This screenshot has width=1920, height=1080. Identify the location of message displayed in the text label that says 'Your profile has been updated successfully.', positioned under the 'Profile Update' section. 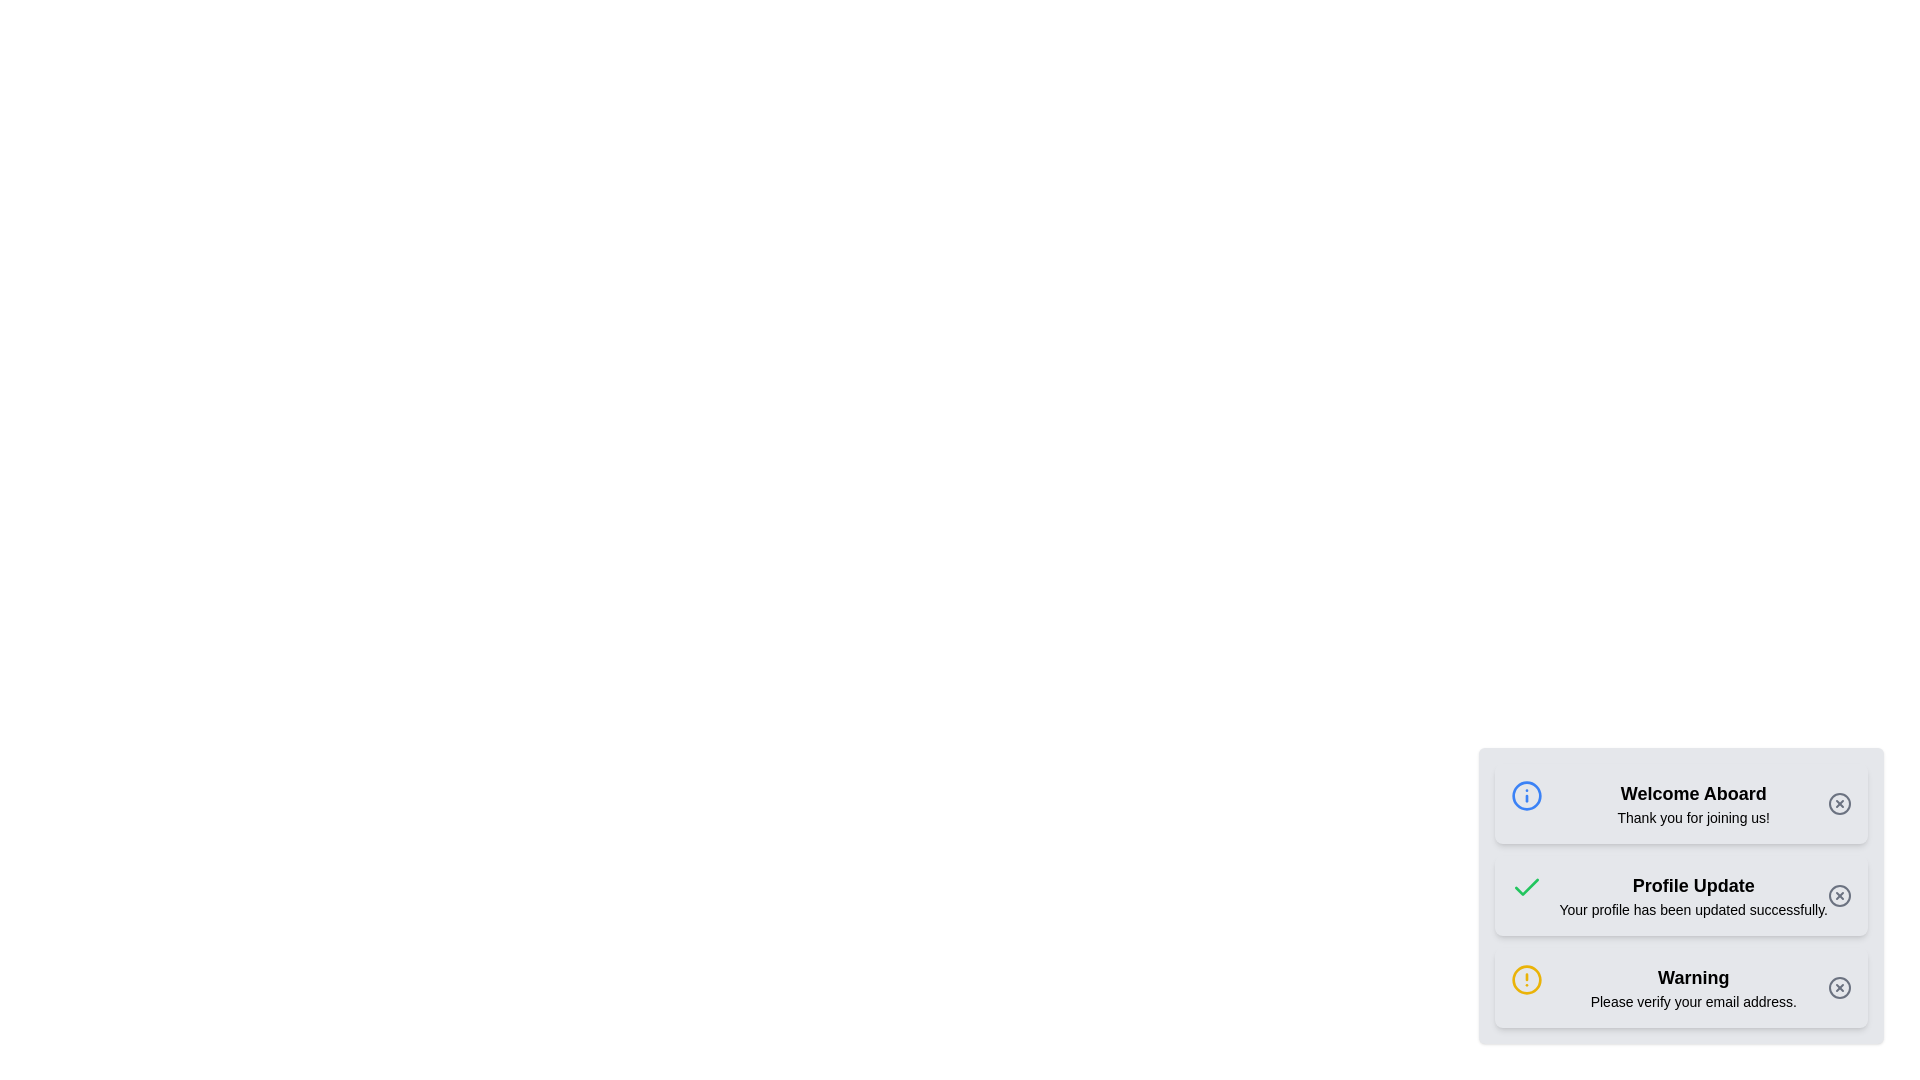
(1692, 910).